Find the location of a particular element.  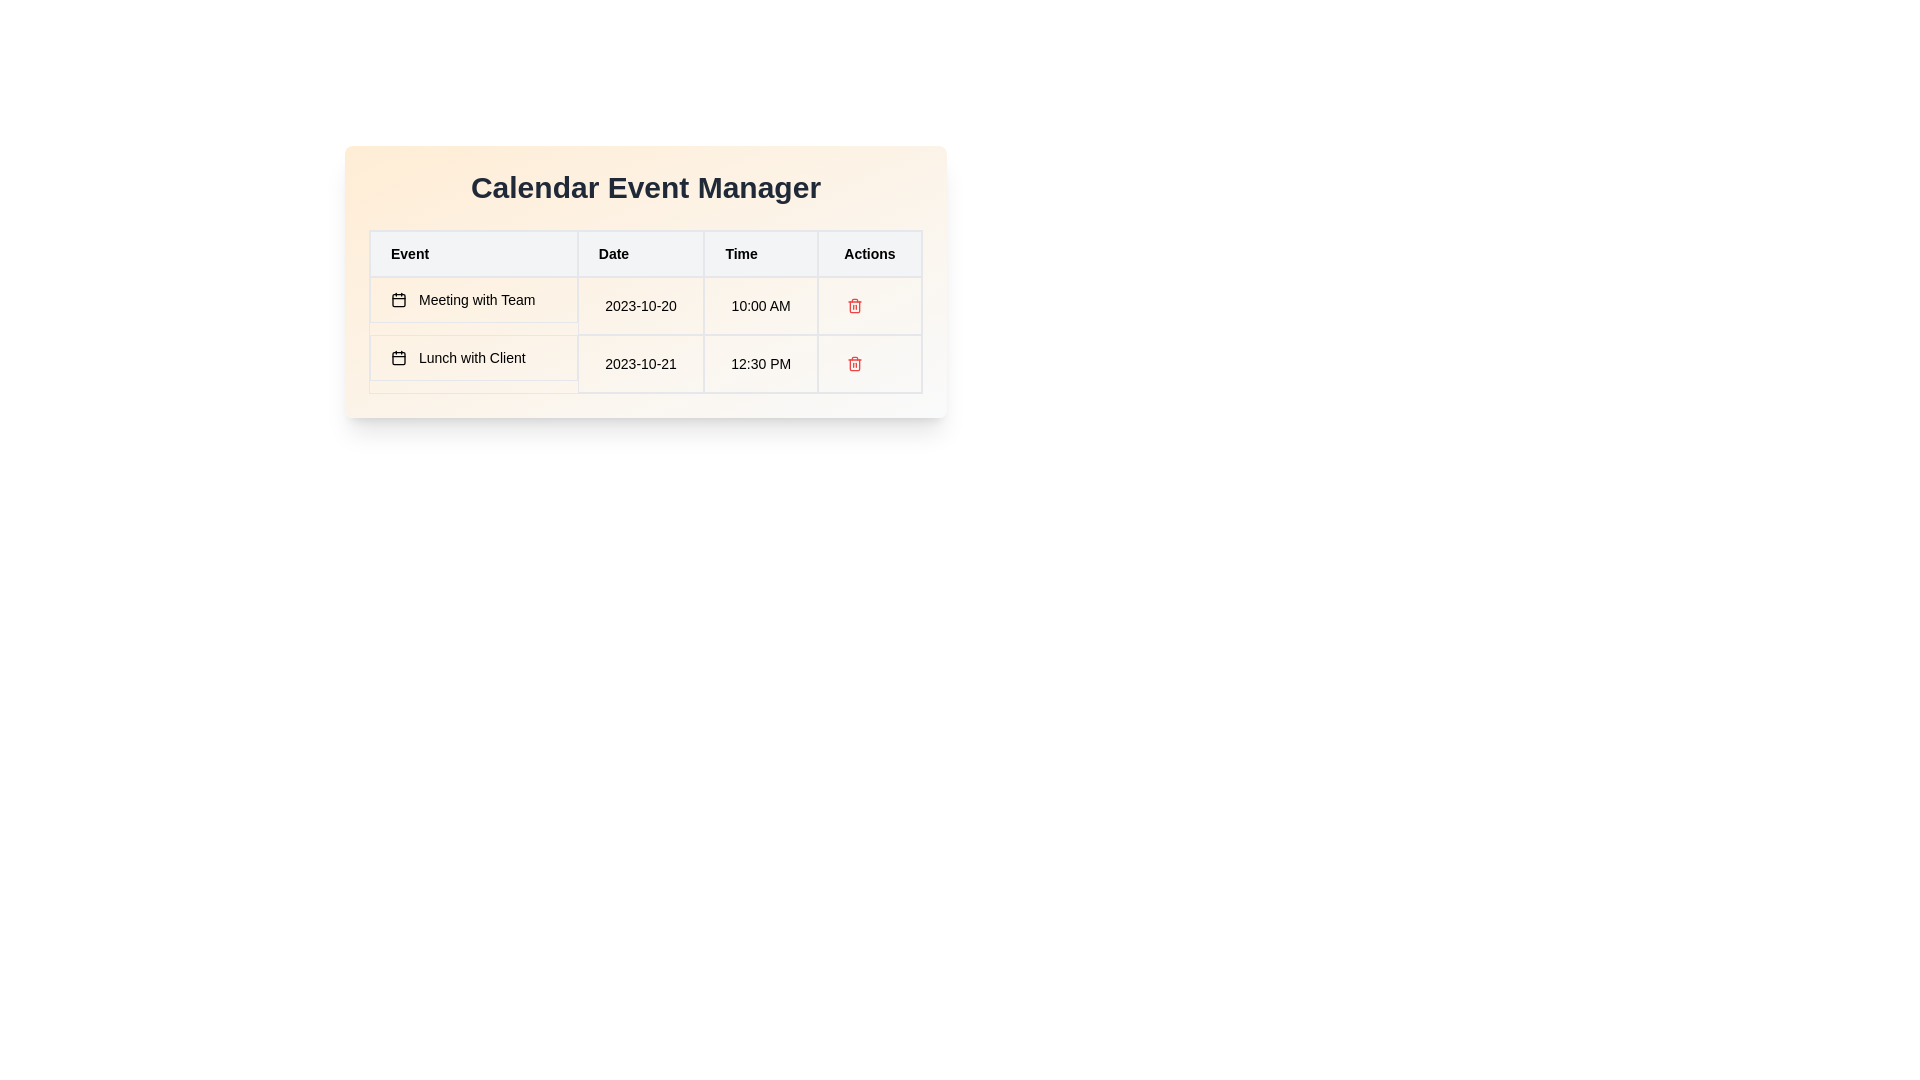

the delete button in the second row of the grid layout under the 'Actions' column, which corresponds to the 'Lunch with Client' event, to receive potential visual feedback is located at coordinates (869, 363).